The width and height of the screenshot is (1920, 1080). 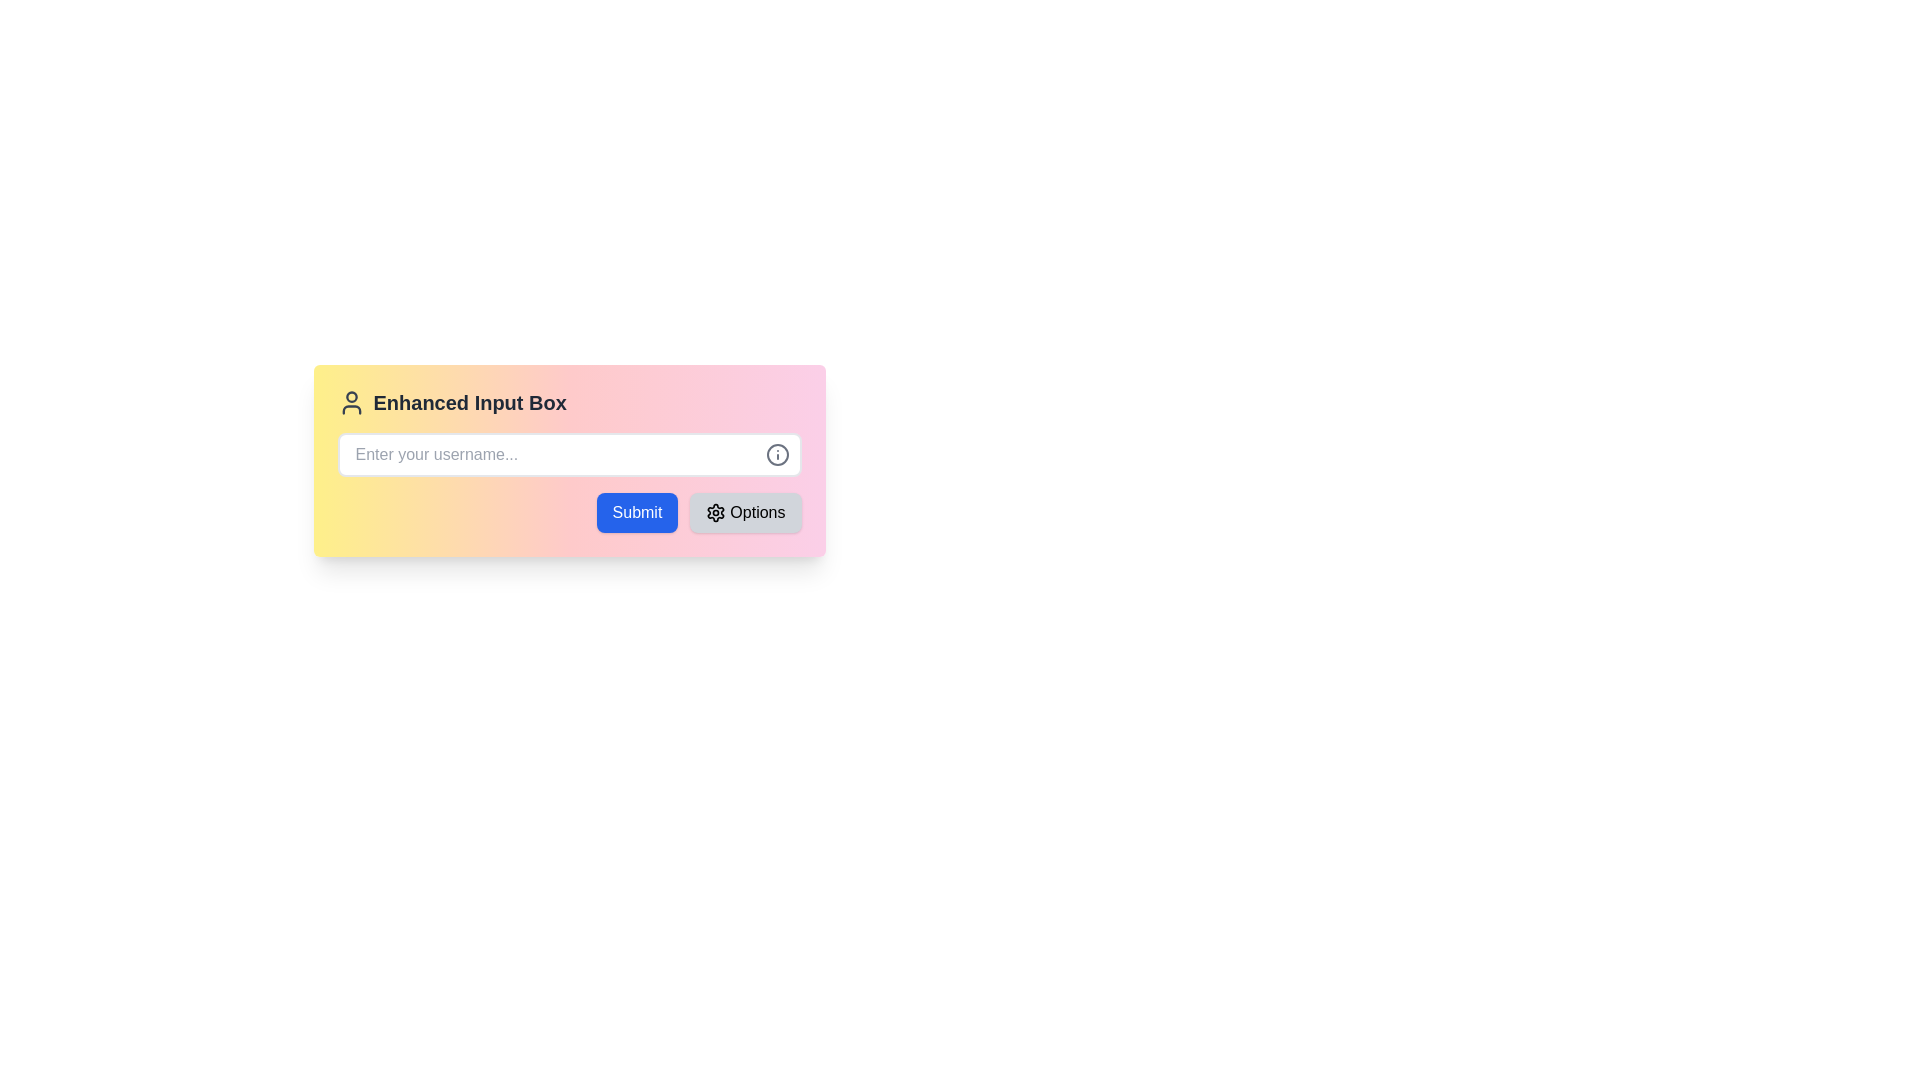 I want to click on the cogwheel icon representing settings within the 'Options' button, so click(x=716, y=512).